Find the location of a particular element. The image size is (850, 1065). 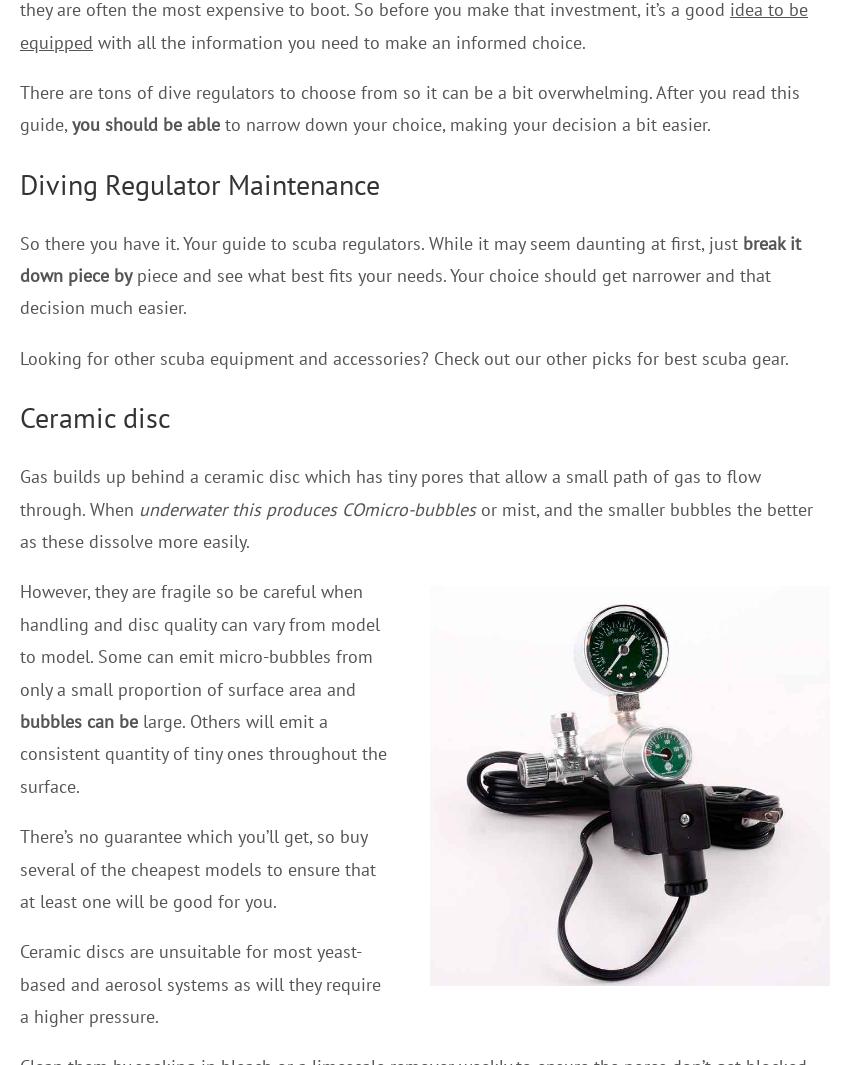

'There’s no guarantee which you’ll get, so buy several of the cheapest models to ensure that at least one will be good for you.' is located at coordinates (196, 868).